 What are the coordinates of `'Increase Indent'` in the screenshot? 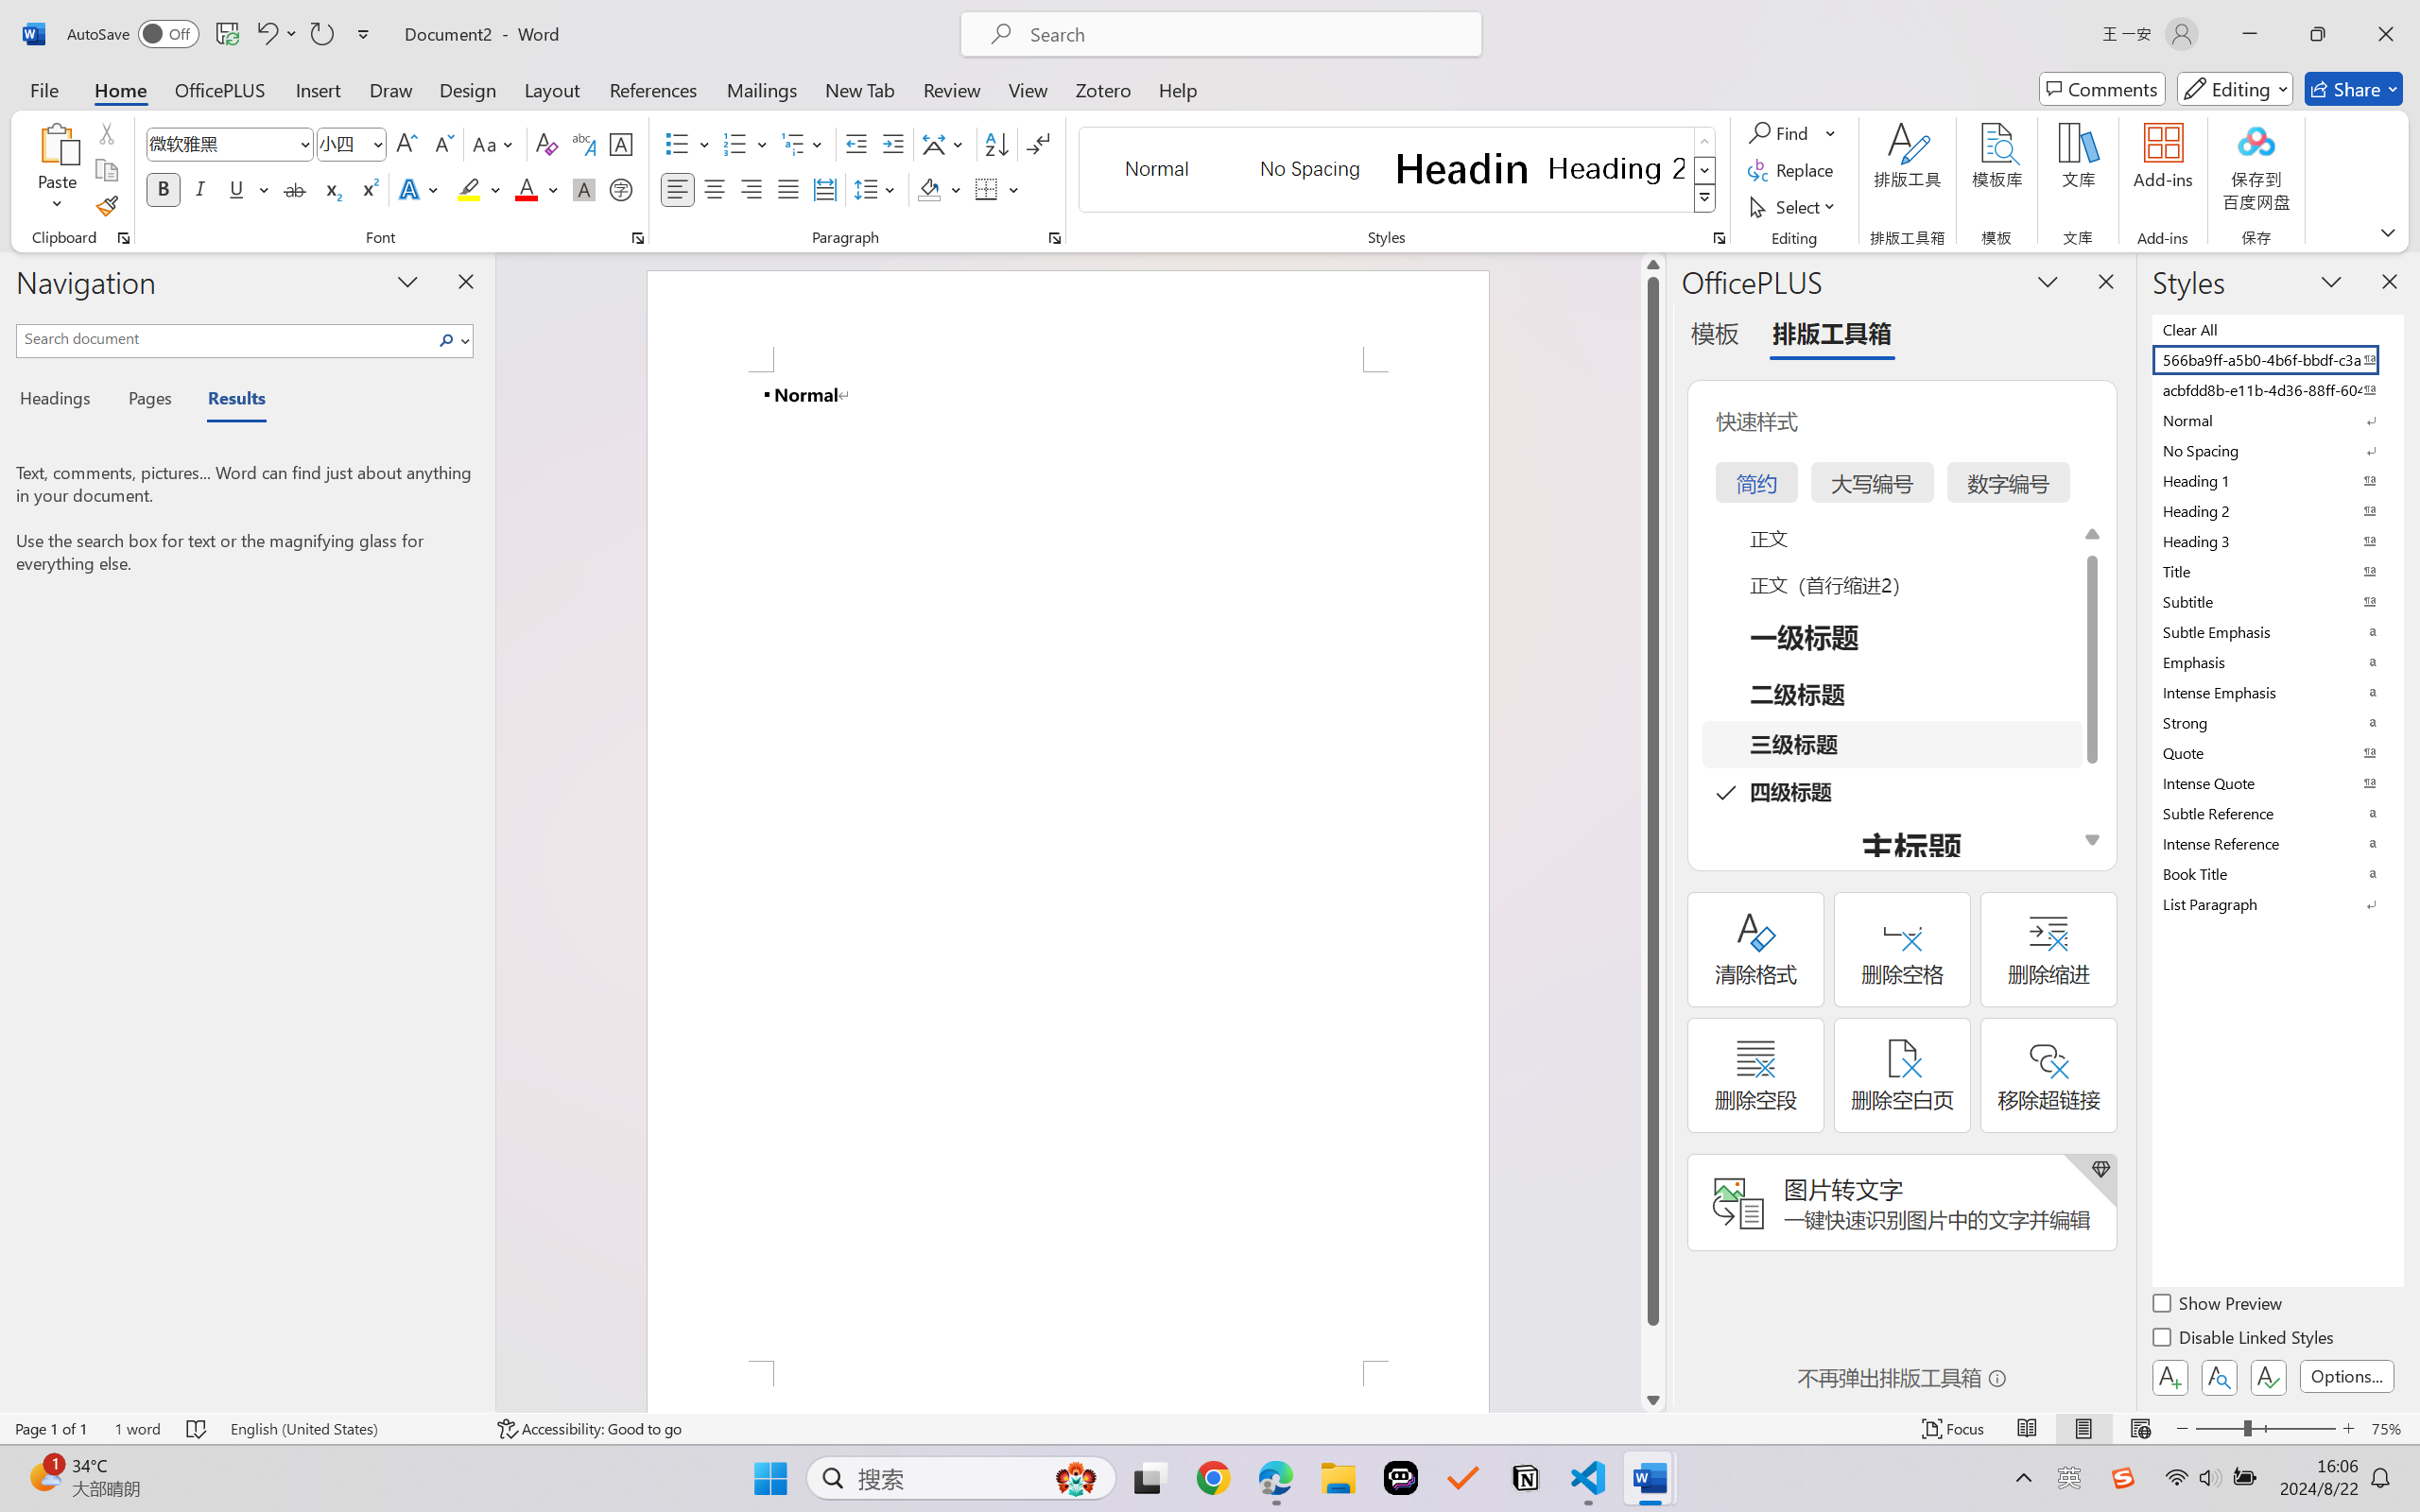 It's located at (892, 144).